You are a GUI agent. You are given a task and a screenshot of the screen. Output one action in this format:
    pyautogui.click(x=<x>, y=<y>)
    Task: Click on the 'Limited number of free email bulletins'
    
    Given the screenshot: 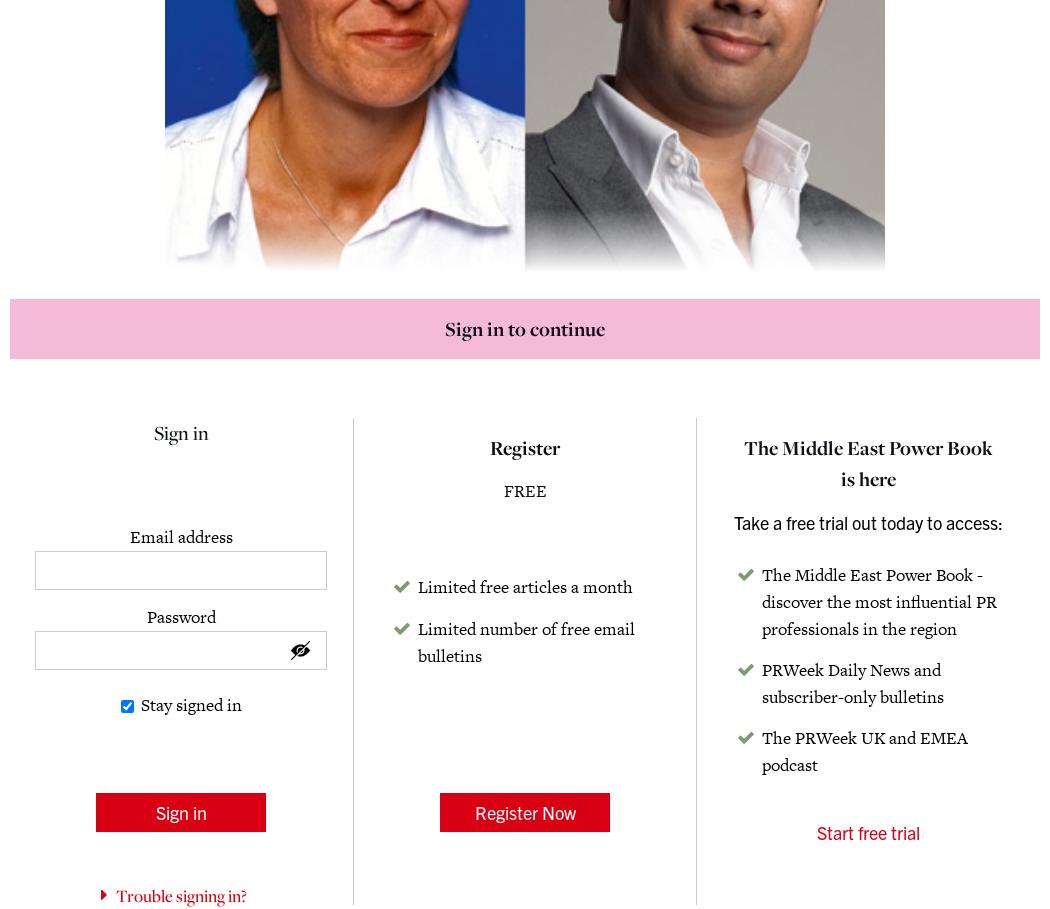 What is the action you would take?
    pyautogui.click(x=526, y=640)
    